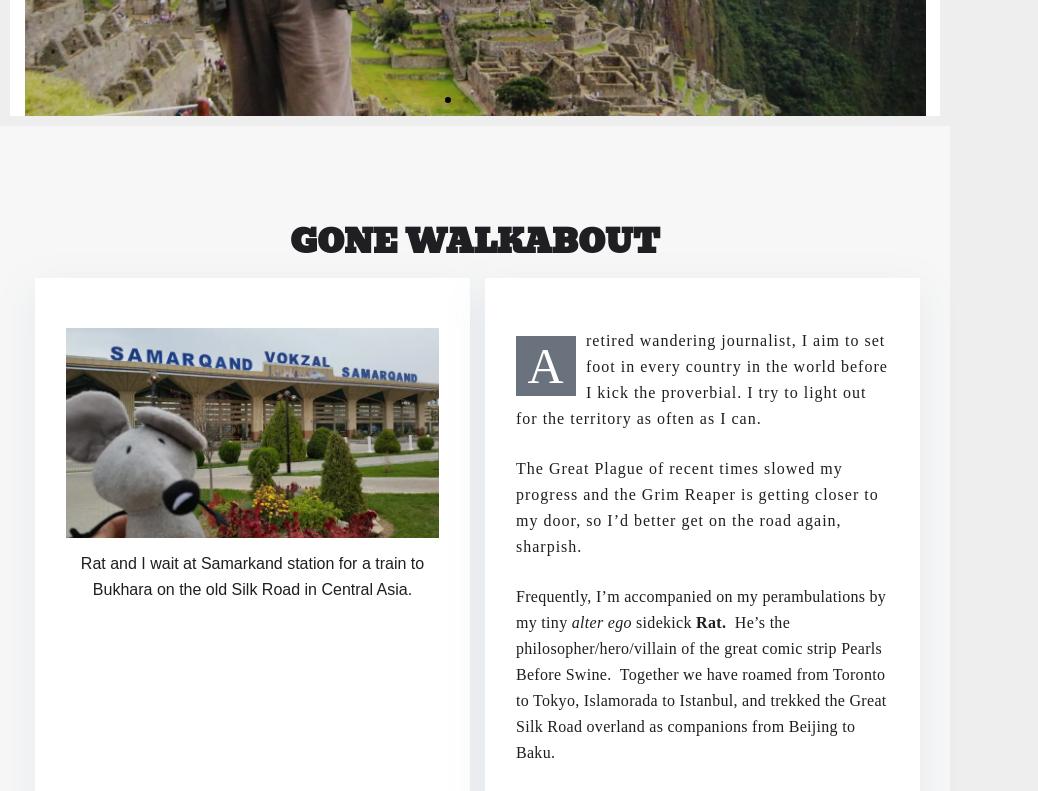  Describe the element at coordinates (699, 607) in the screenshot. I see `'Frequently, I’m accompanied on my perambulations by my tiny'` at that location.